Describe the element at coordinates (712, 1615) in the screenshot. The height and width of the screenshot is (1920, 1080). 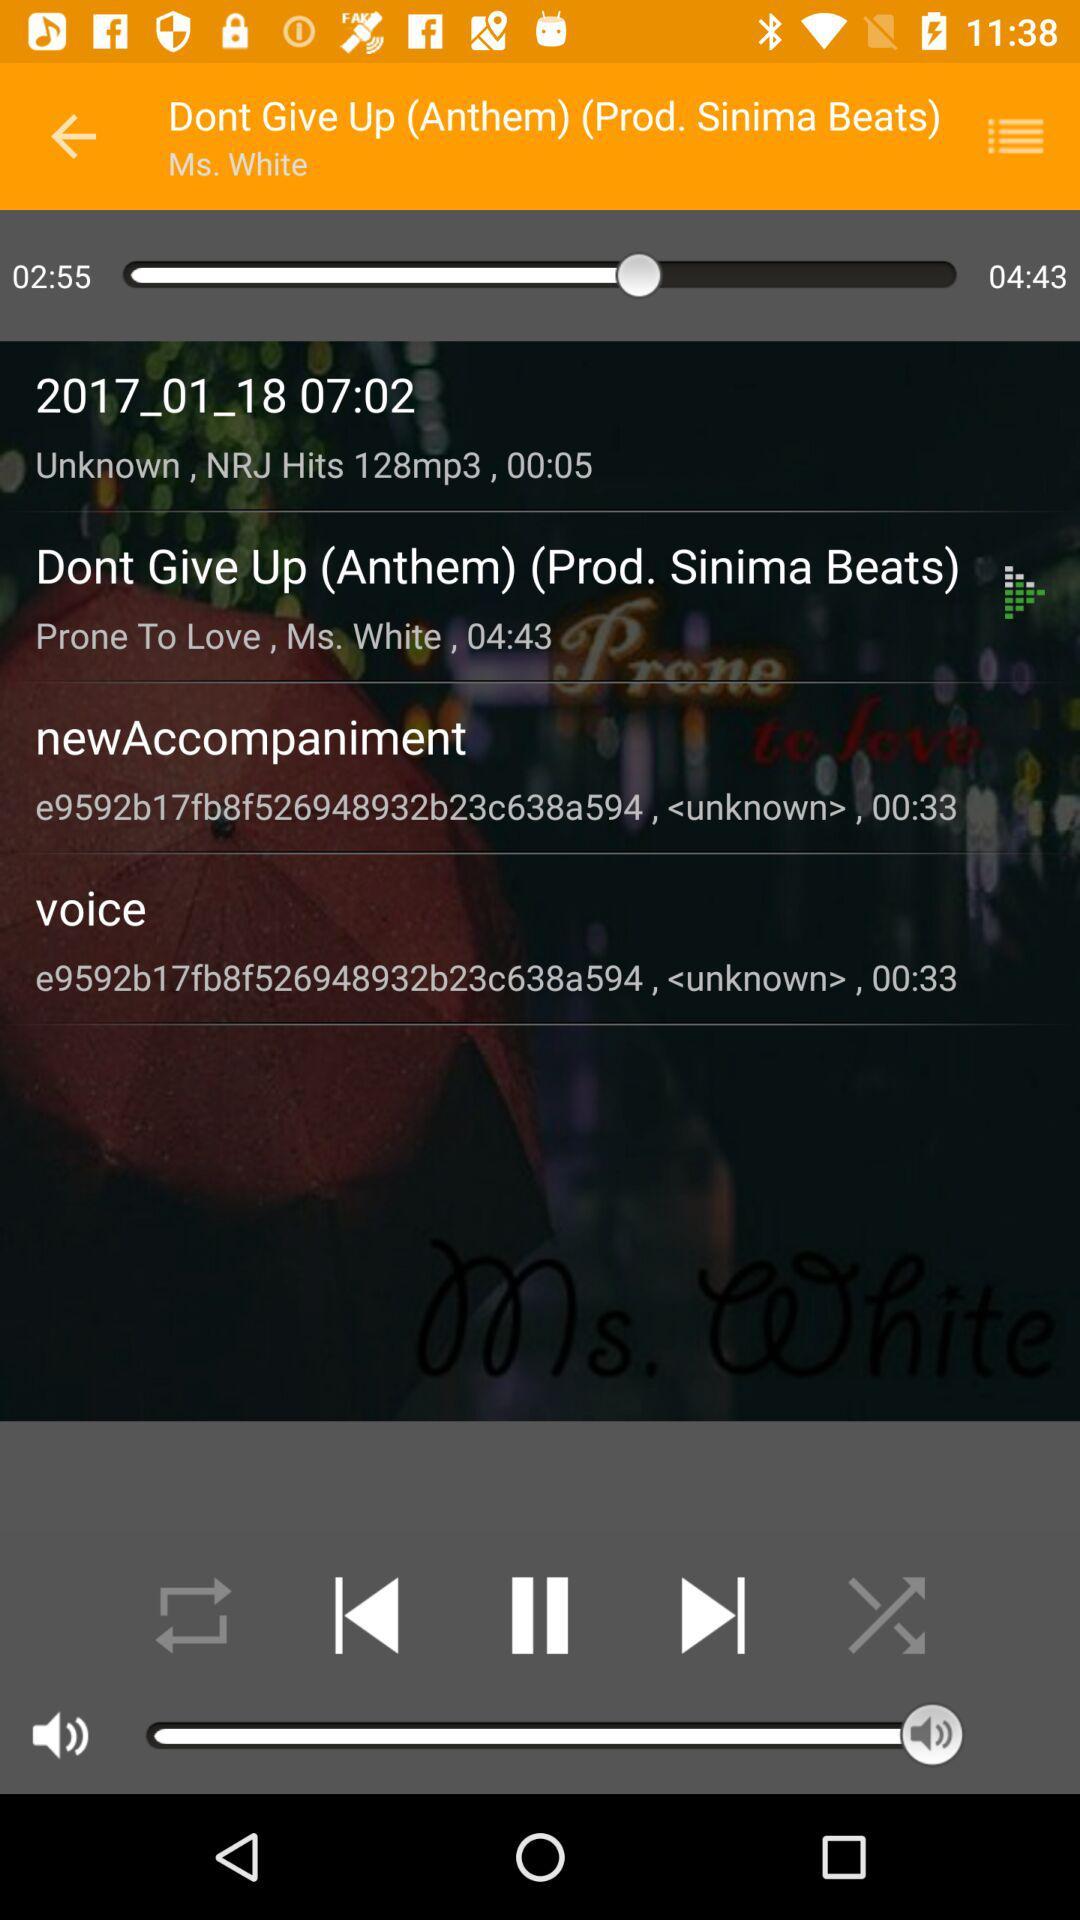
I see `the skip_next icon` at that location.